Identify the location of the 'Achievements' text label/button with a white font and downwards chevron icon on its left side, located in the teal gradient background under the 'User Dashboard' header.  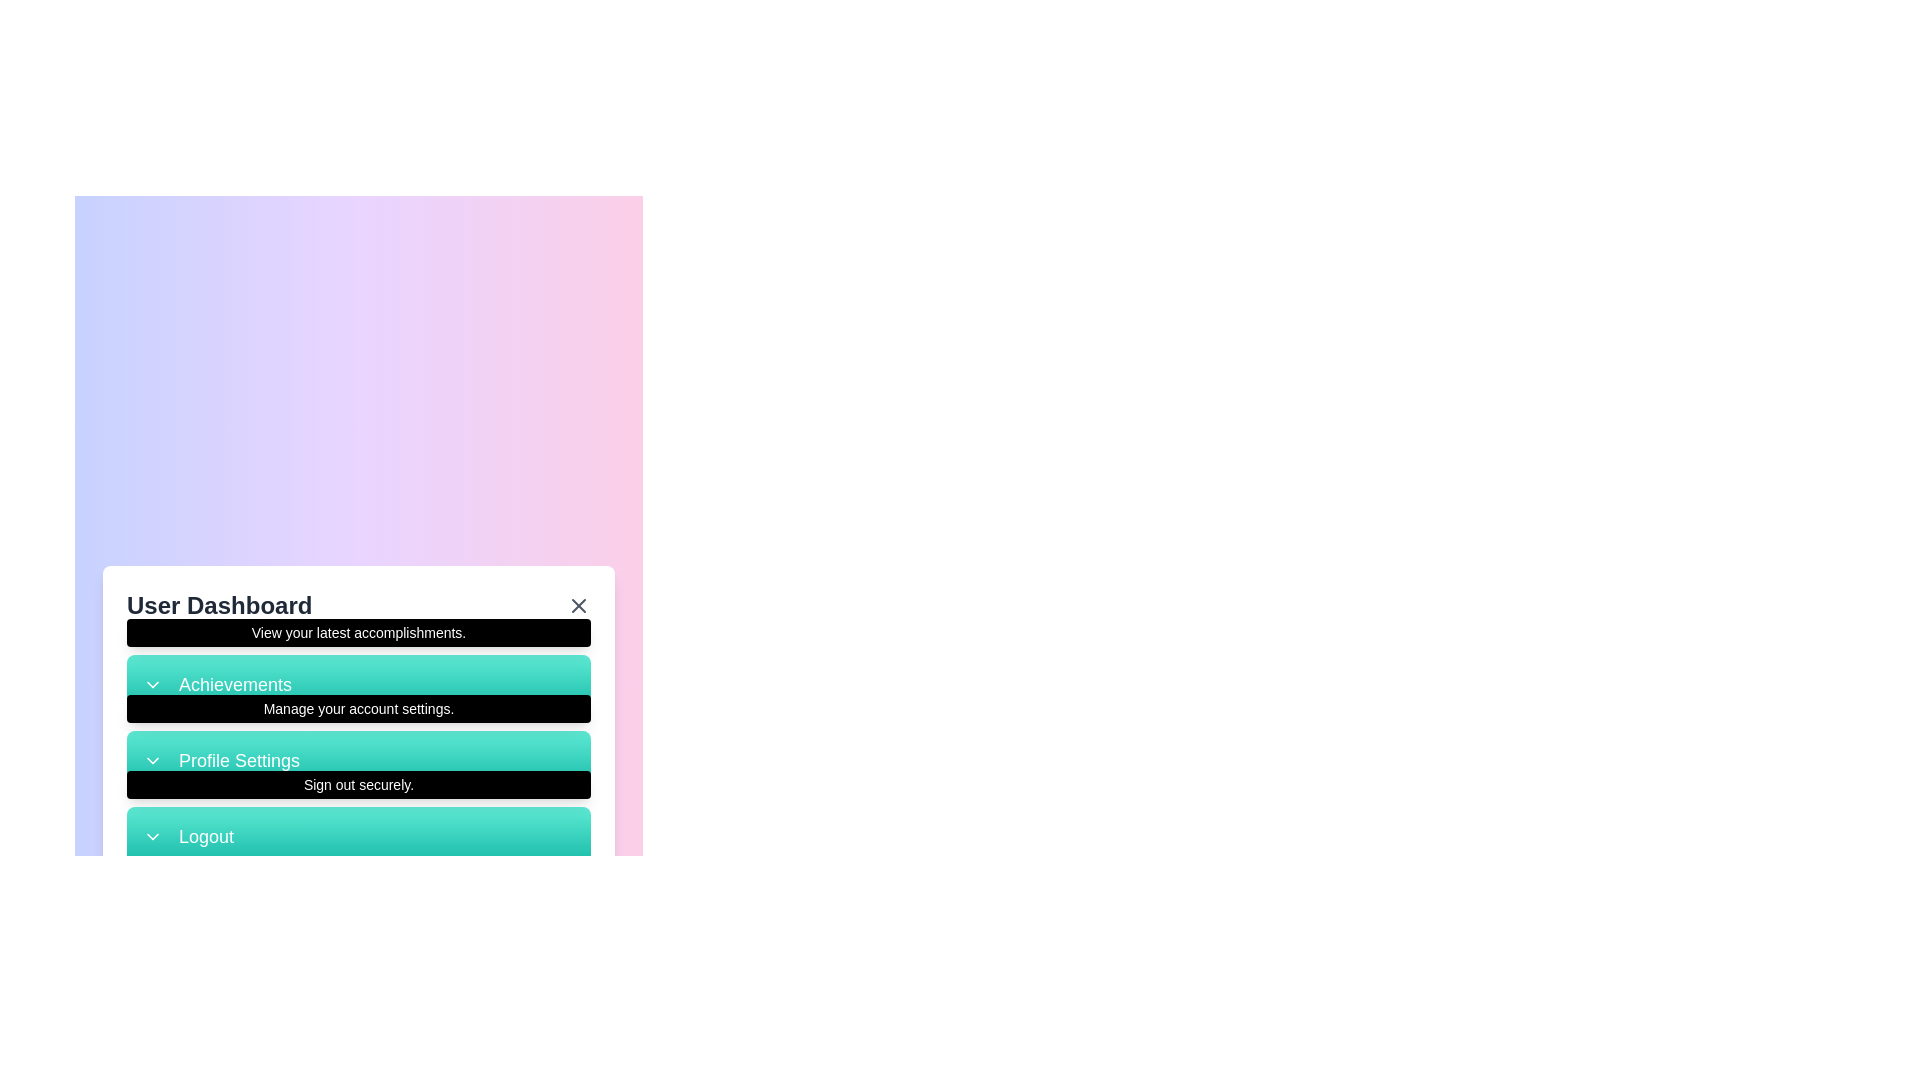
(359, 682).